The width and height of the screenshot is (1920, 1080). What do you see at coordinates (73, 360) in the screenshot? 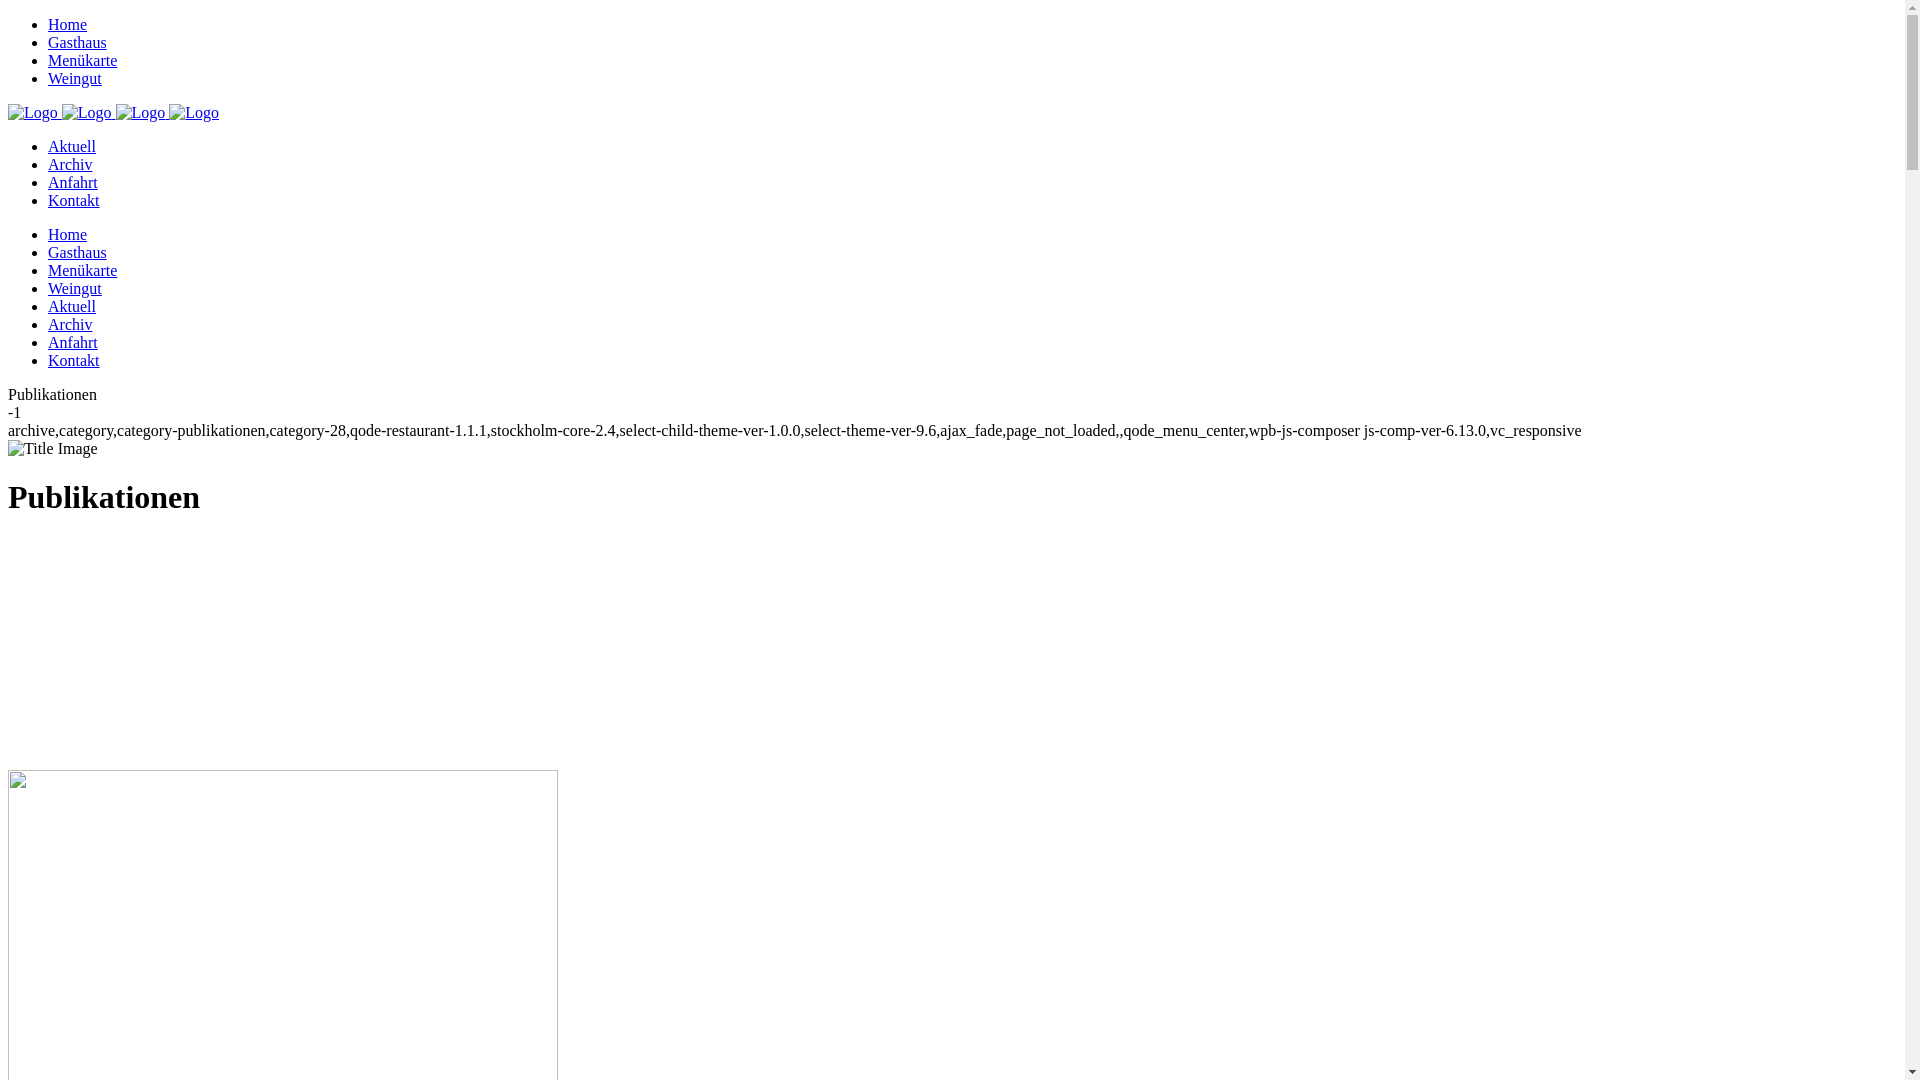
I see `'Kontakt'` at bounding box center [73, 360].